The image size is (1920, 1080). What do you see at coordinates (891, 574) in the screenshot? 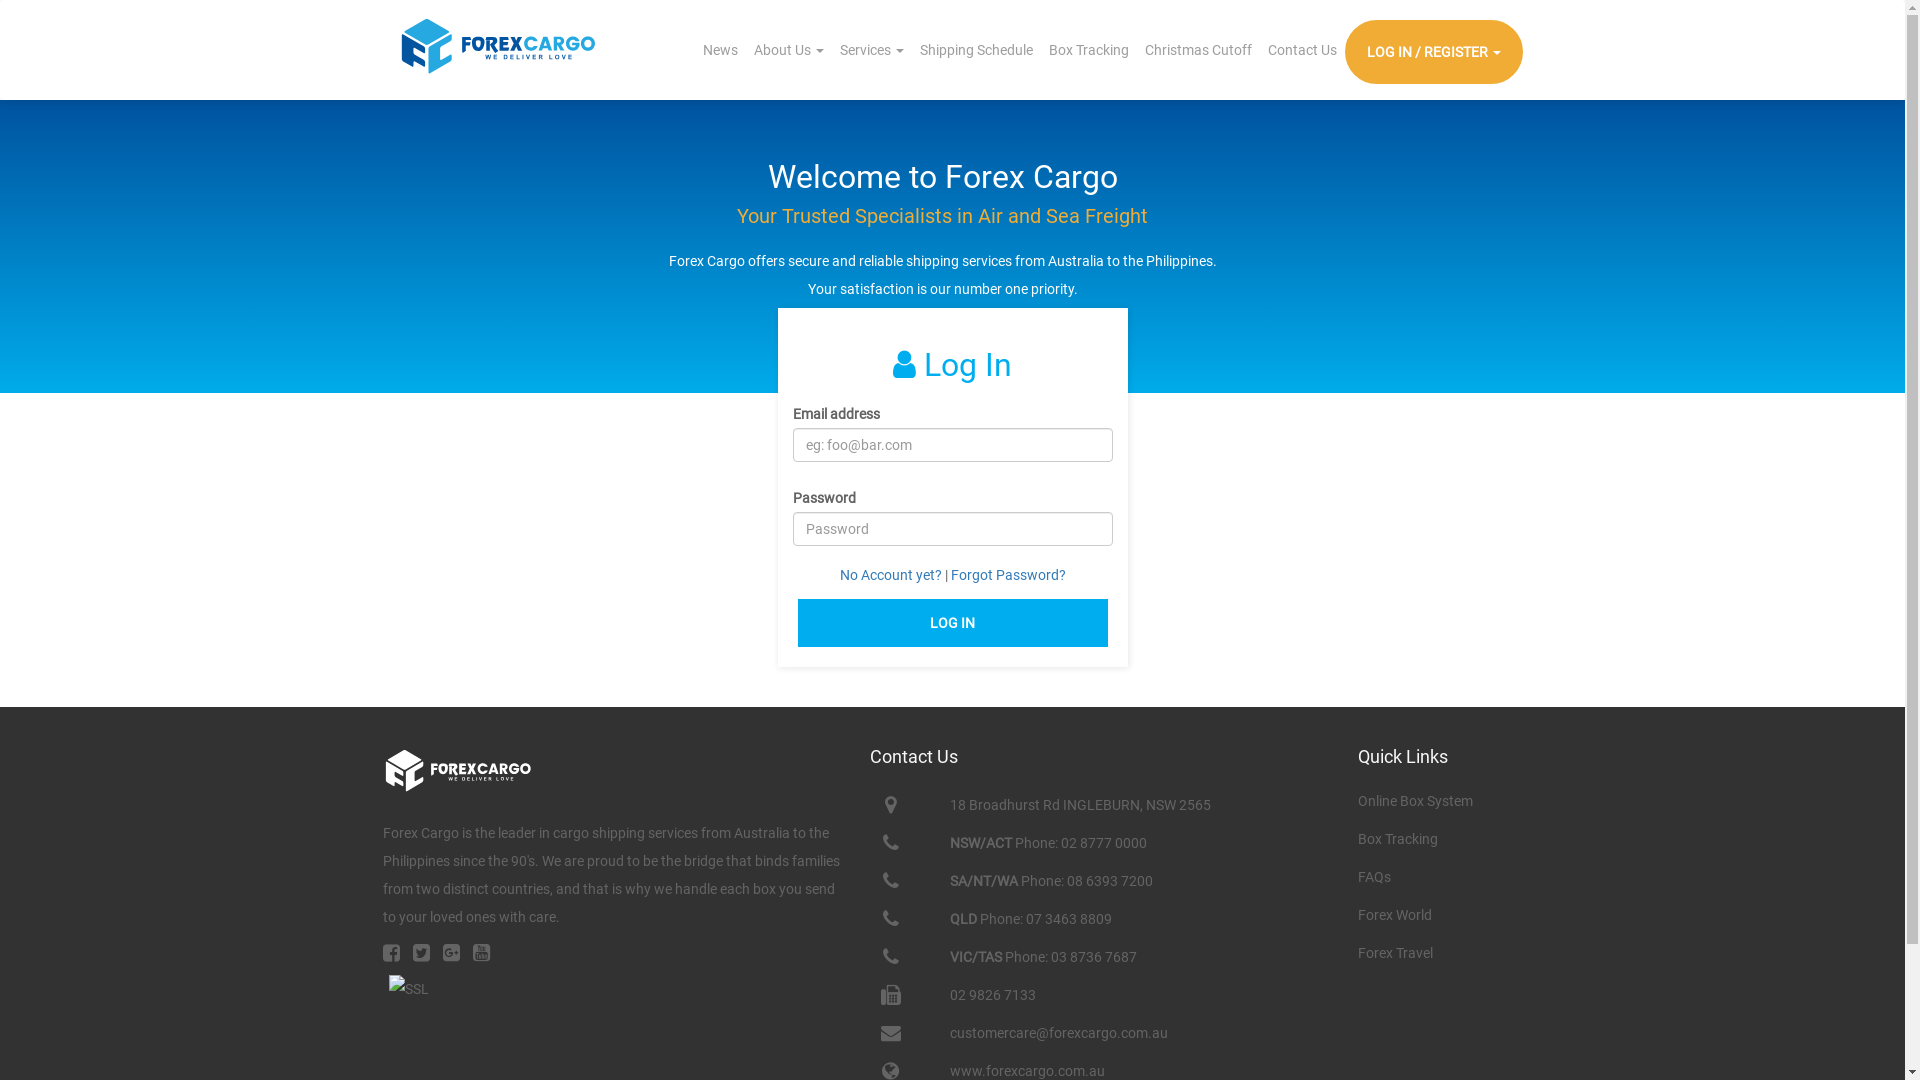
I see `'No Account yet?'` at bounding box center [891, 574].